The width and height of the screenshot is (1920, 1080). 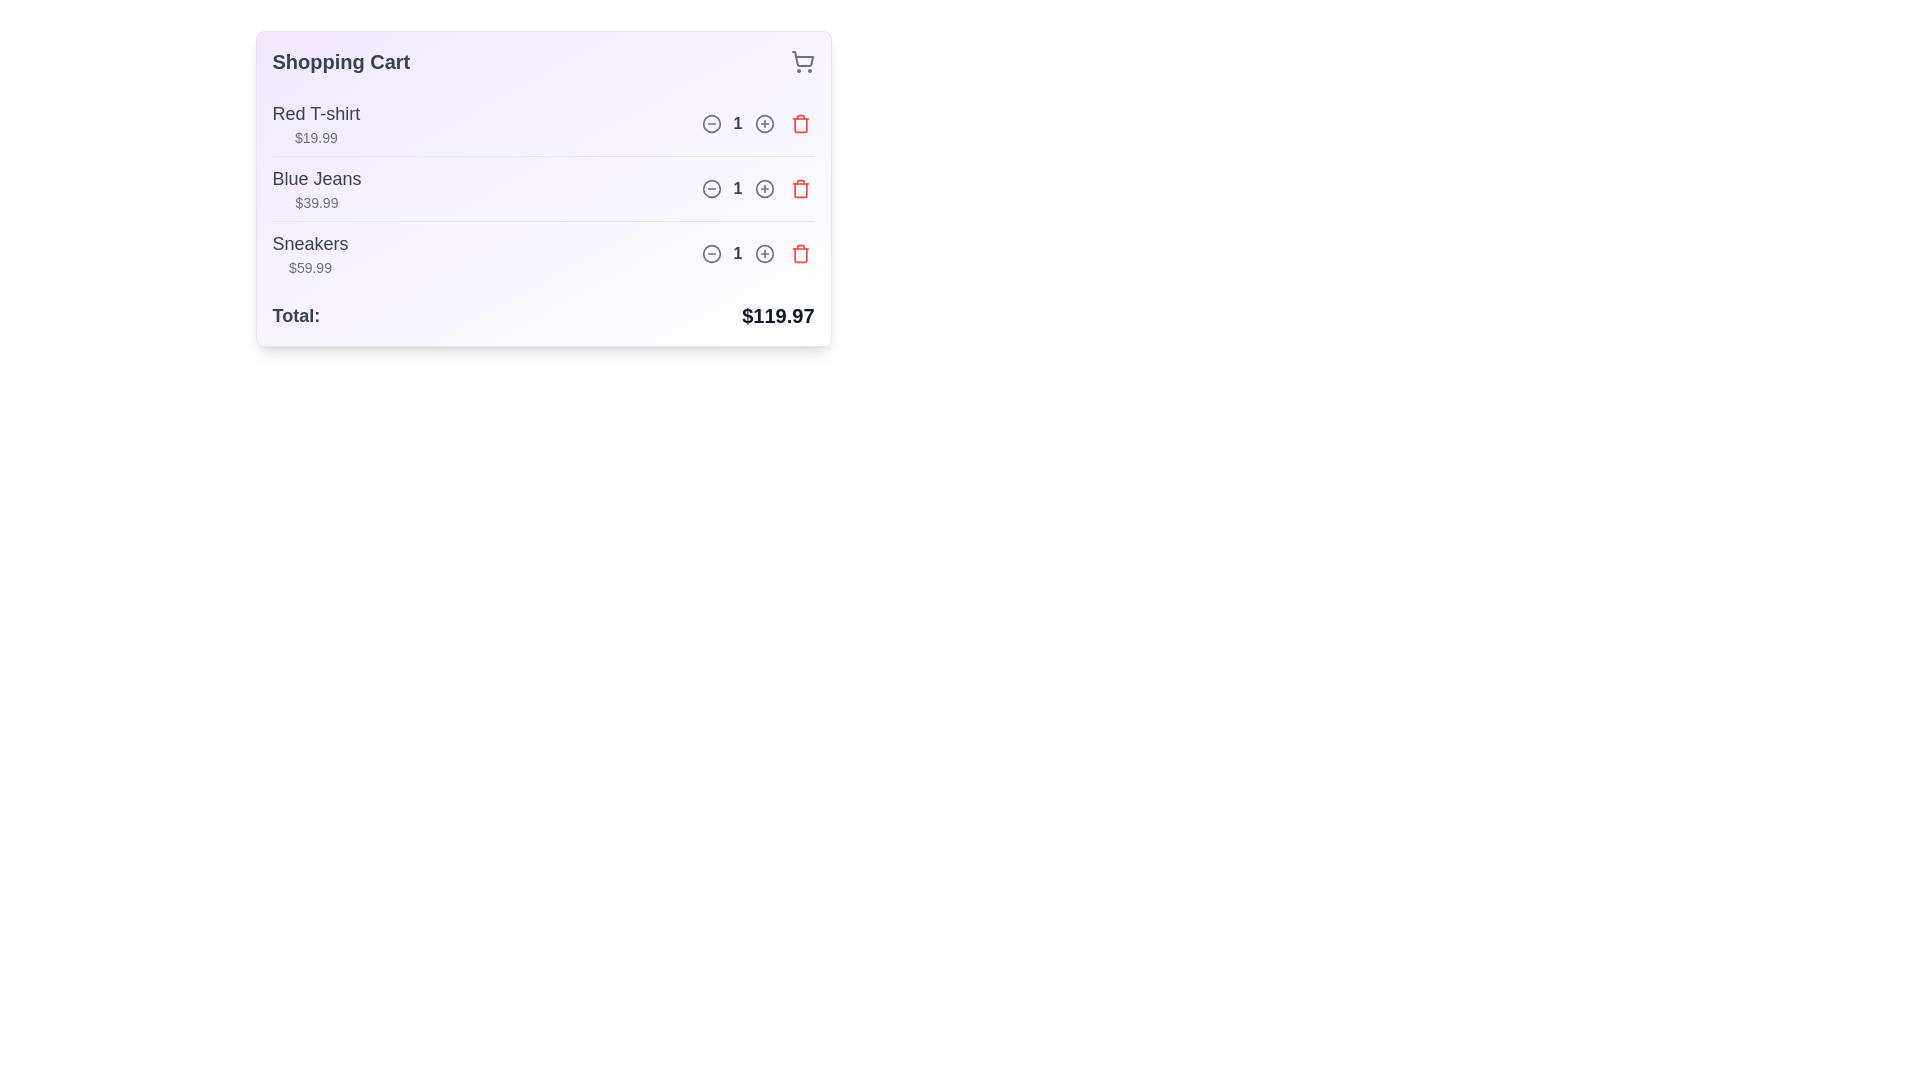 What do you see at coordinates (763, 189) in the screenshot?
I see `the circular '+' icon button located to the right of the '1' counter for the 'Blue Jeans' item in the shopping cart list to increment the item count` at bounding box center [763, 189].